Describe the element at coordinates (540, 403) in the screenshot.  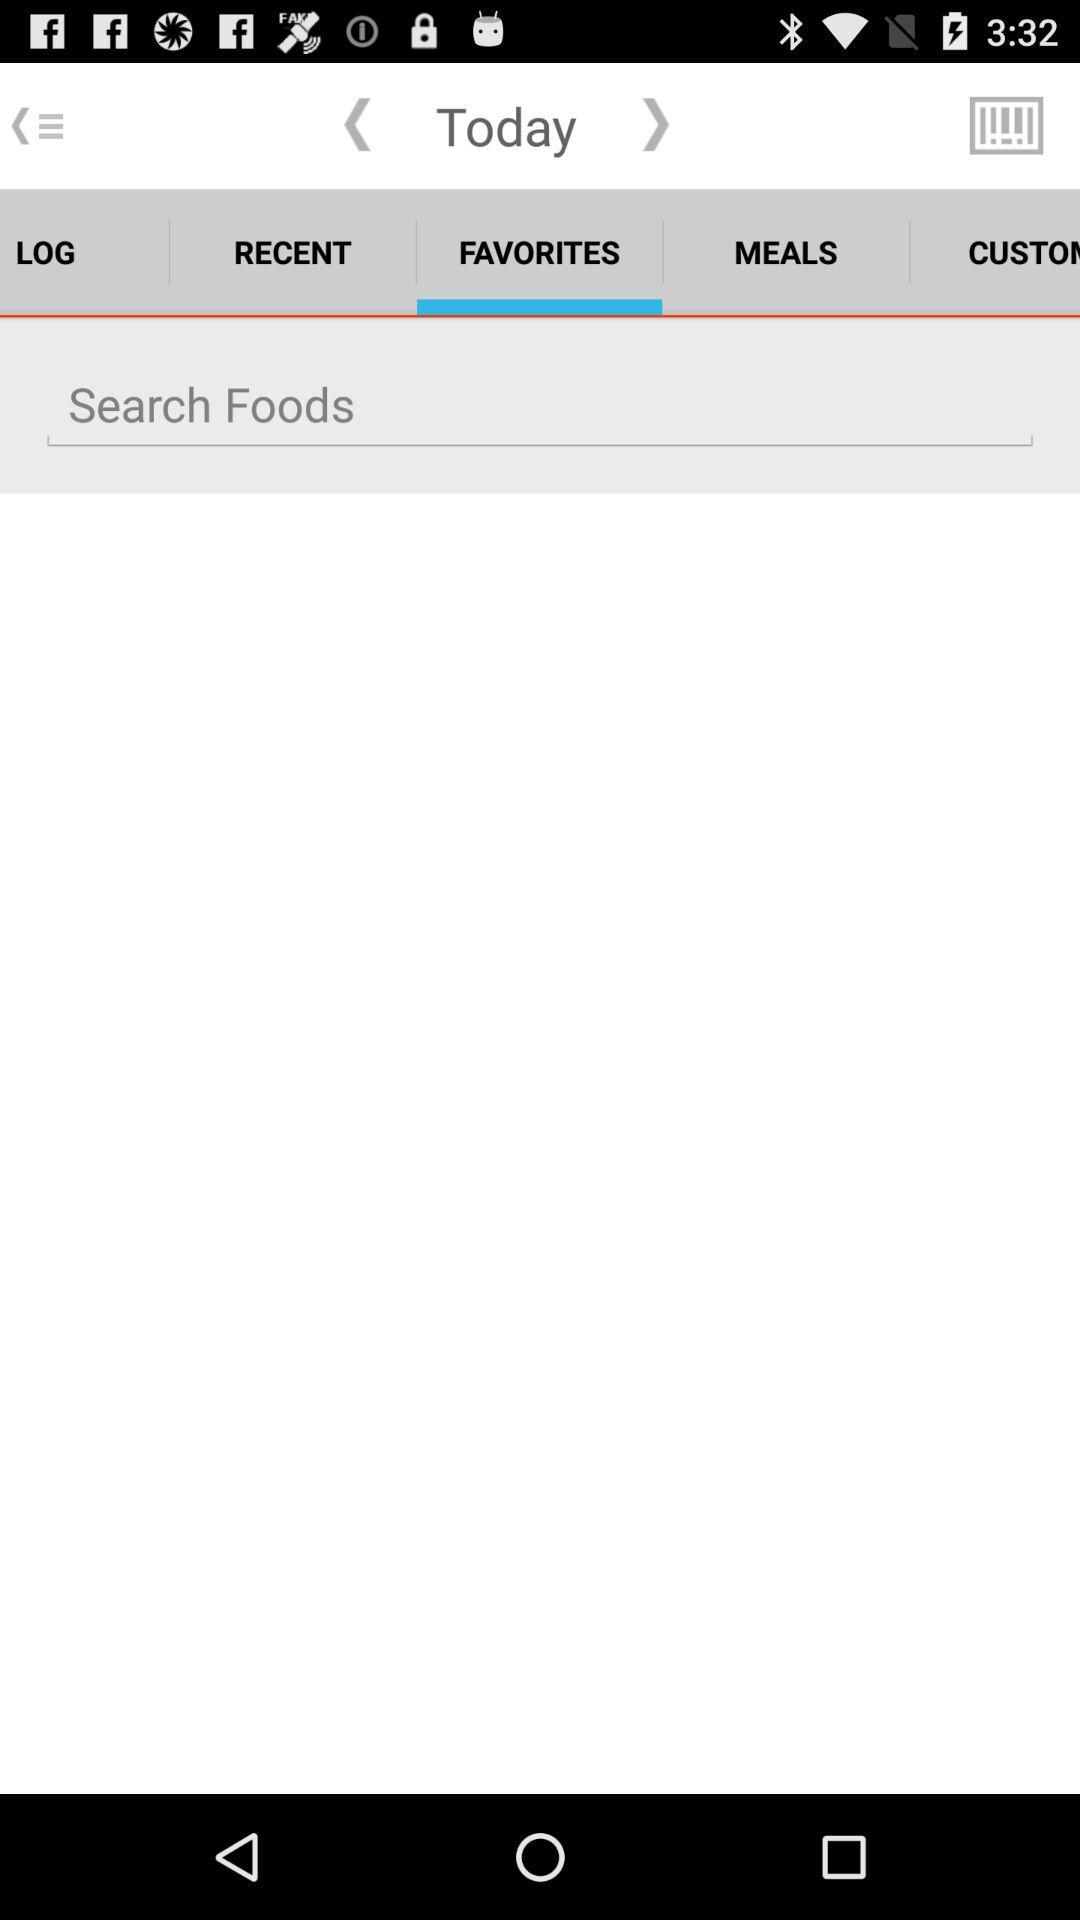
I see `search field` at that location.